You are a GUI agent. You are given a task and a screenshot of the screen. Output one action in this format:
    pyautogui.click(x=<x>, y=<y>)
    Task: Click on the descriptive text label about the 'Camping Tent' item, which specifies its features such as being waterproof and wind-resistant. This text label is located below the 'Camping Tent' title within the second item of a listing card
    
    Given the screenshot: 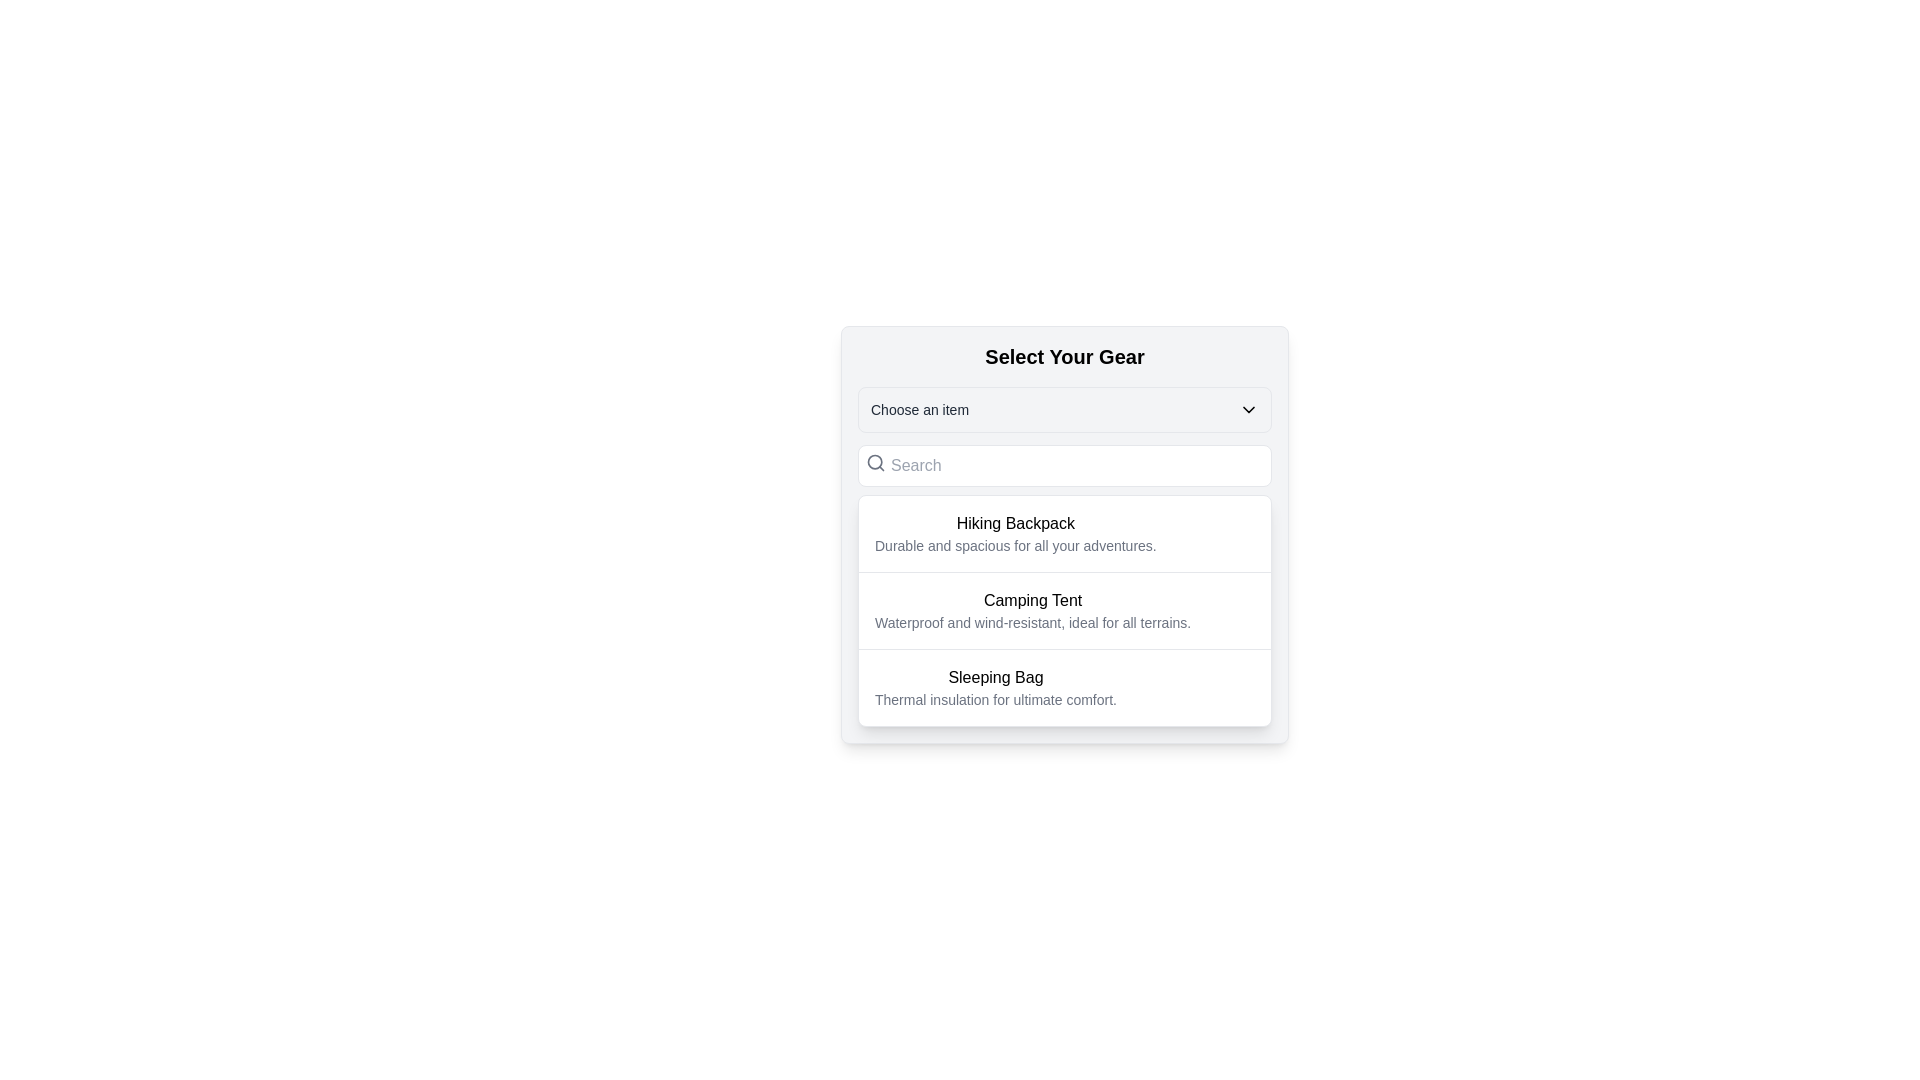 What is the action you would take?
    pyautogui.click(x=1033, y=622)
    